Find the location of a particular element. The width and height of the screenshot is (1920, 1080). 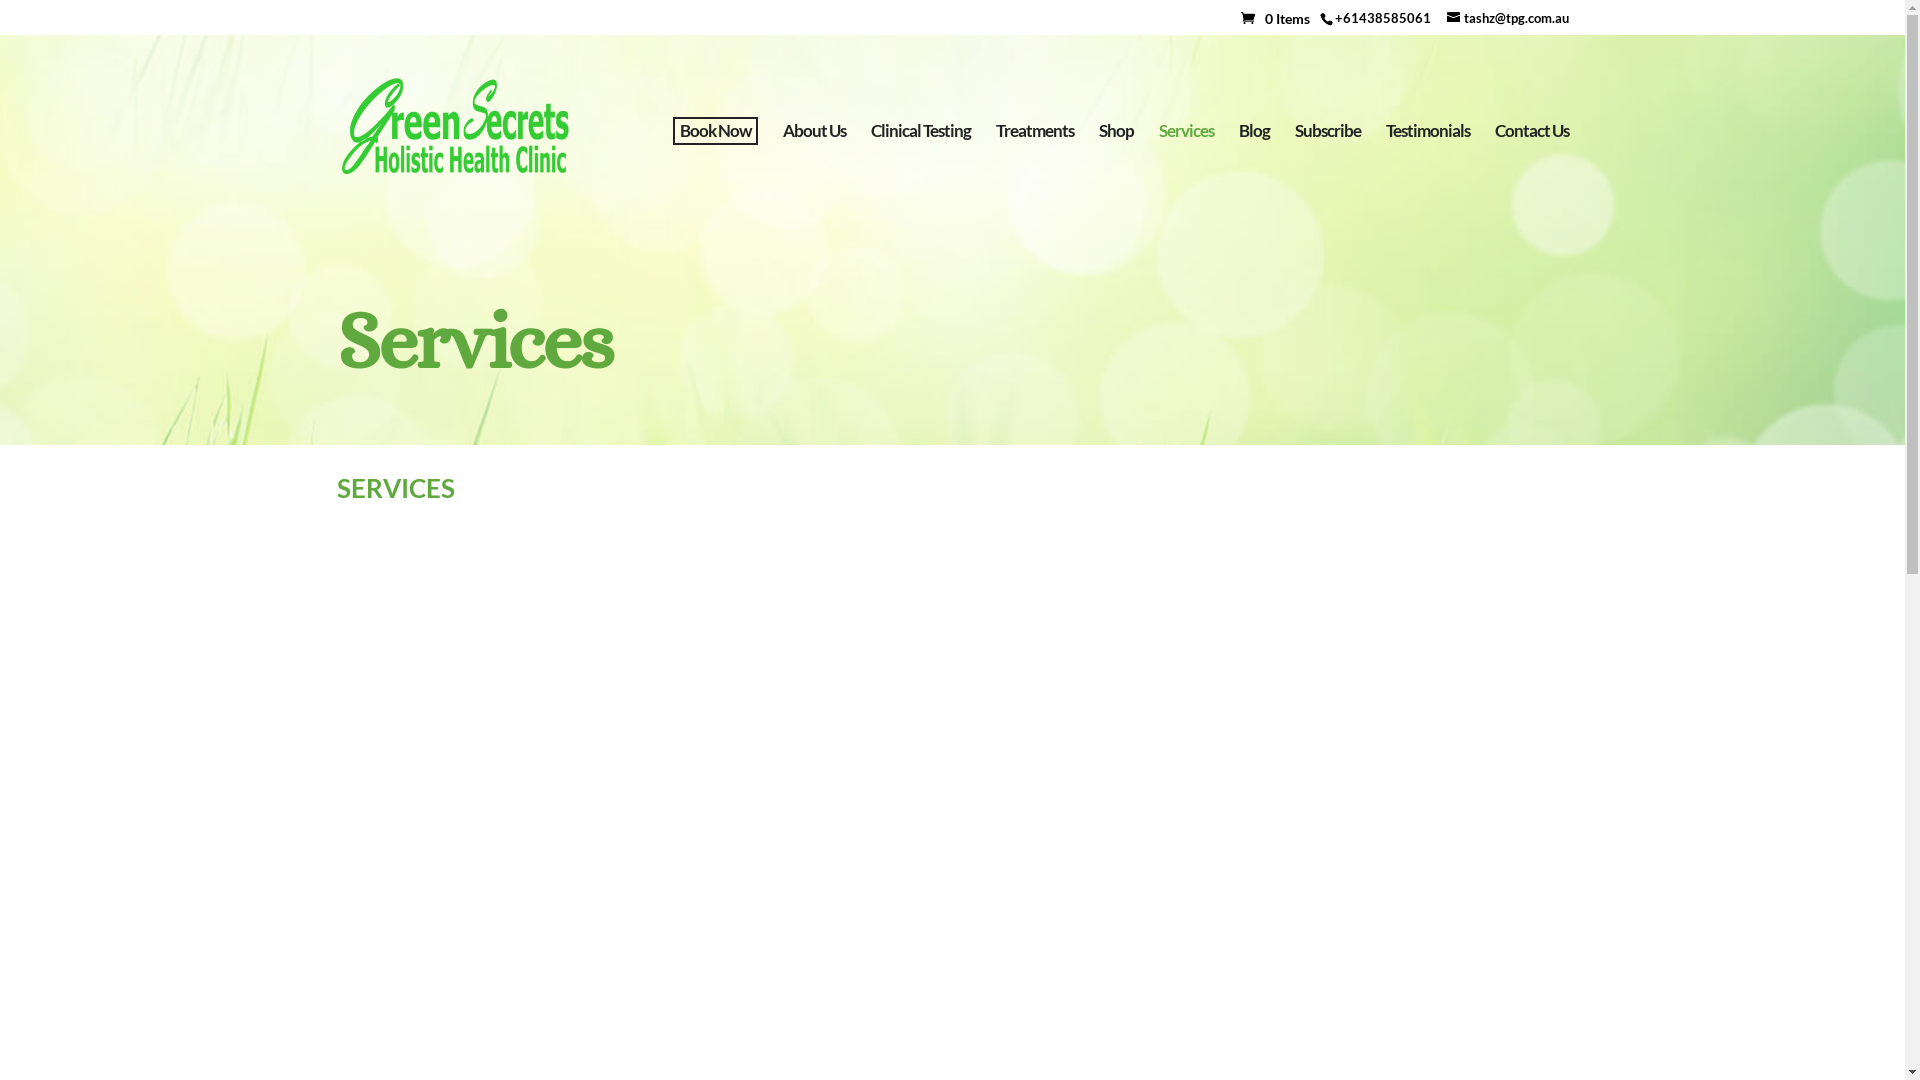

'Services' is located at coordinates (1185, 171).